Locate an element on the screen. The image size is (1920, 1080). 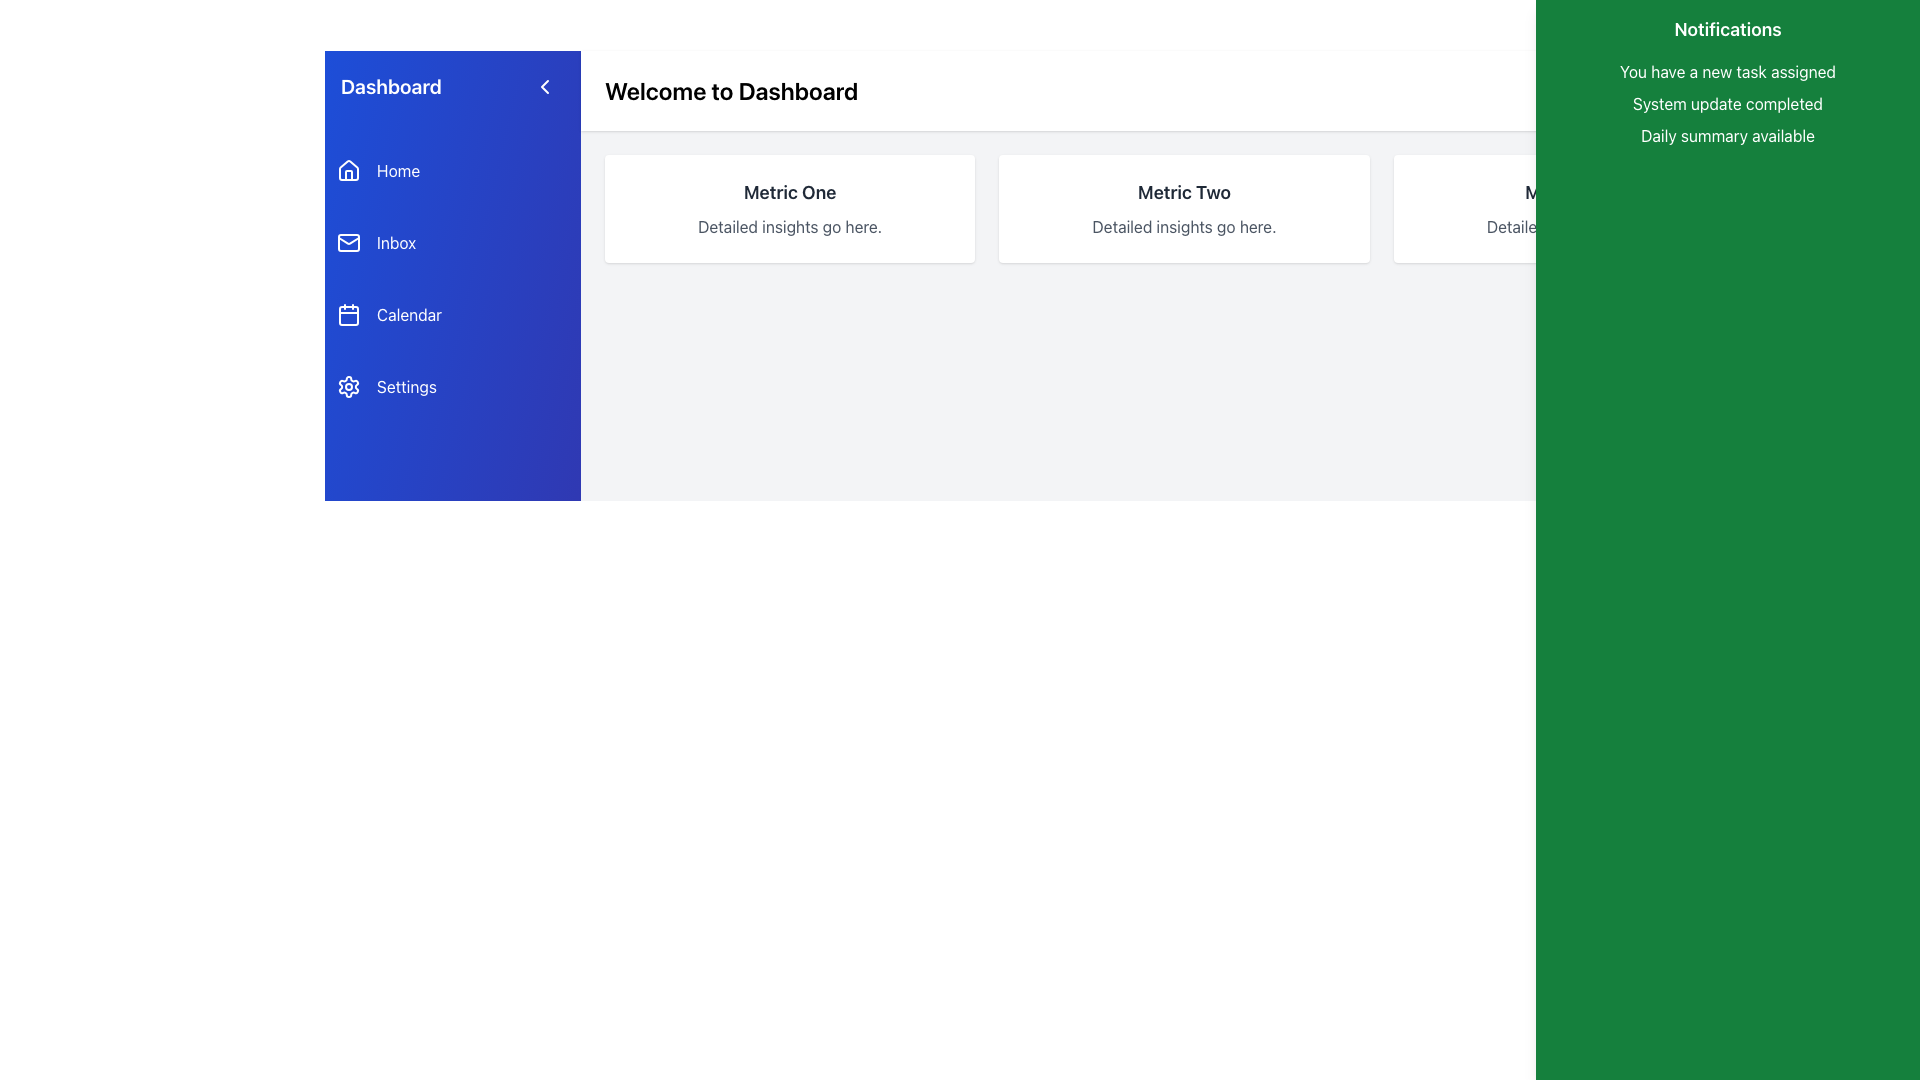
the first static text notification in the right sidebar, which has a green background and informs users of a new task assigned to them is located at coordinates (1727, 71).